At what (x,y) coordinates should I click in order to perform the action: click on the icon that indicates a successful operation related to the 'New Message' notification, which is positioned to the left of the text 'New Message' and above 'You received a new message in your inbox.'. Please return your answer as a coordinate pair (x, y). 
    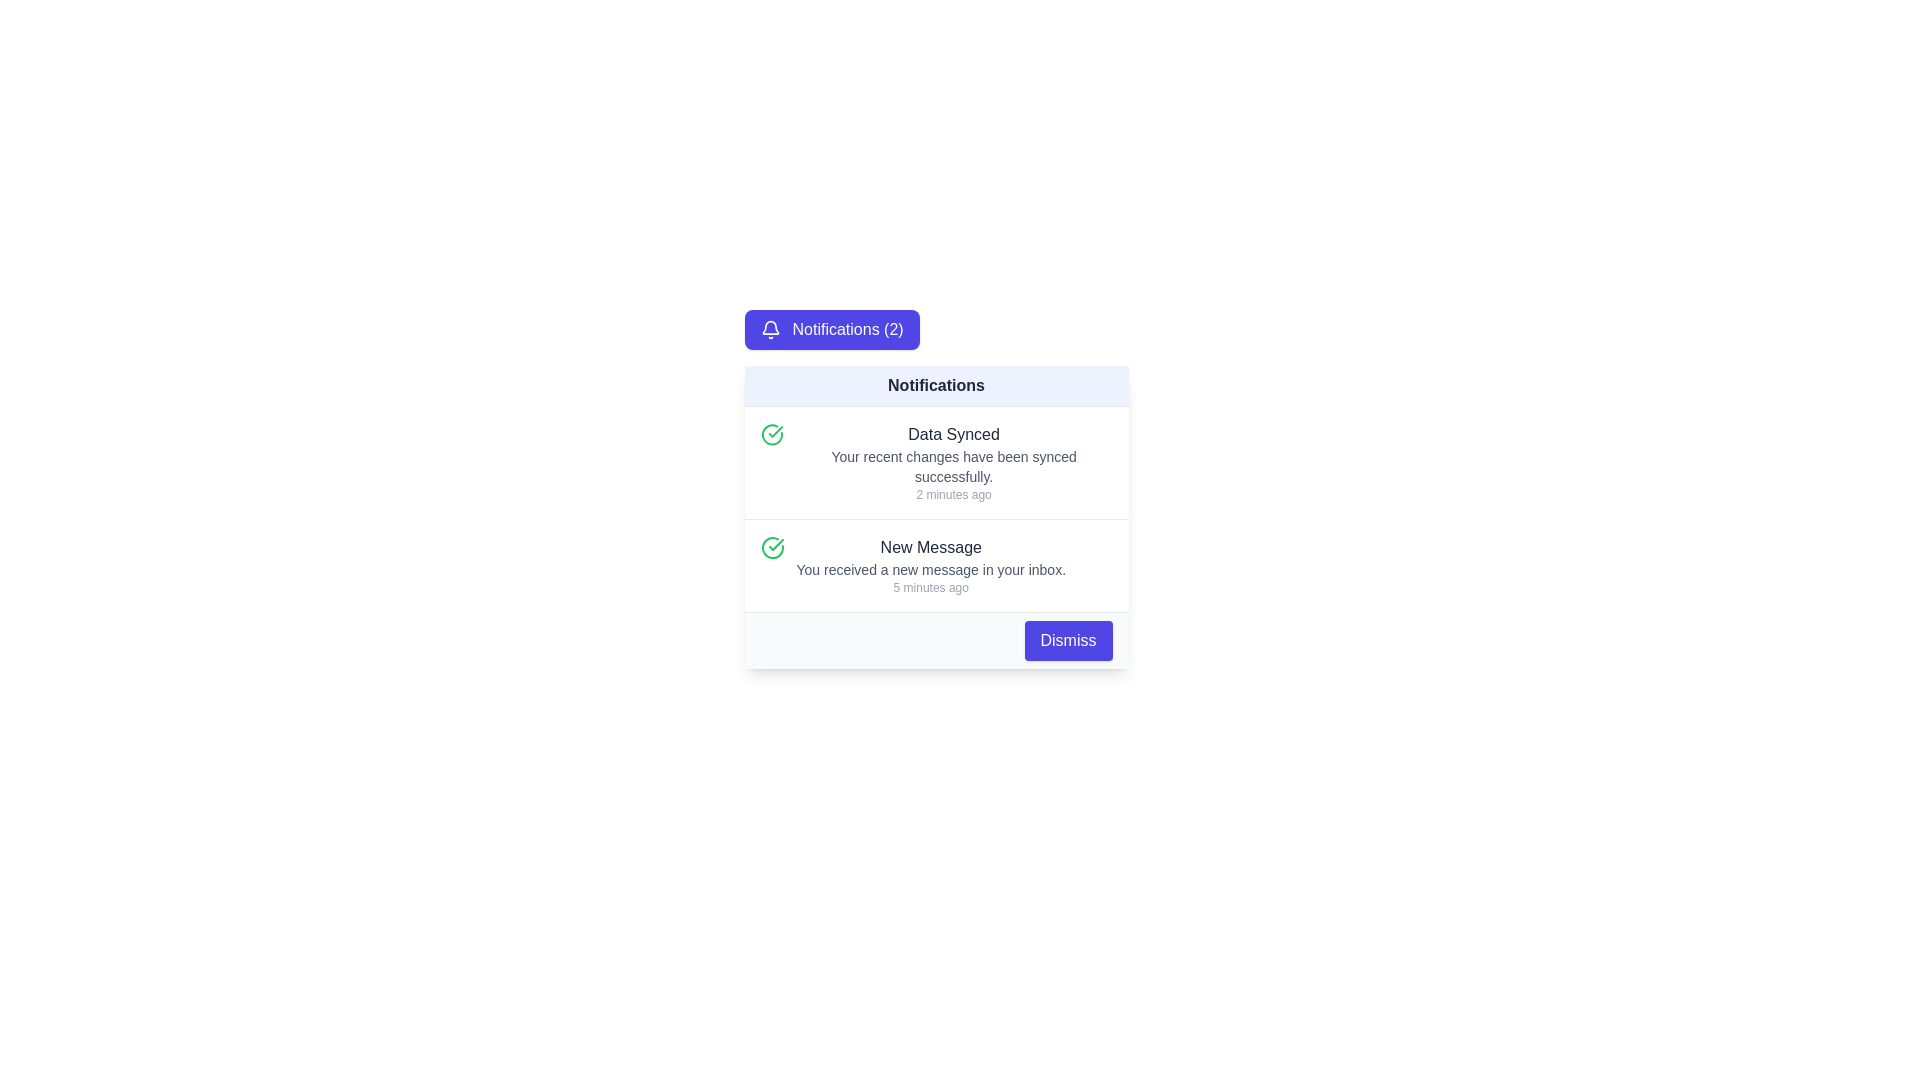
    Looking at the image, I should click on (771, 547).